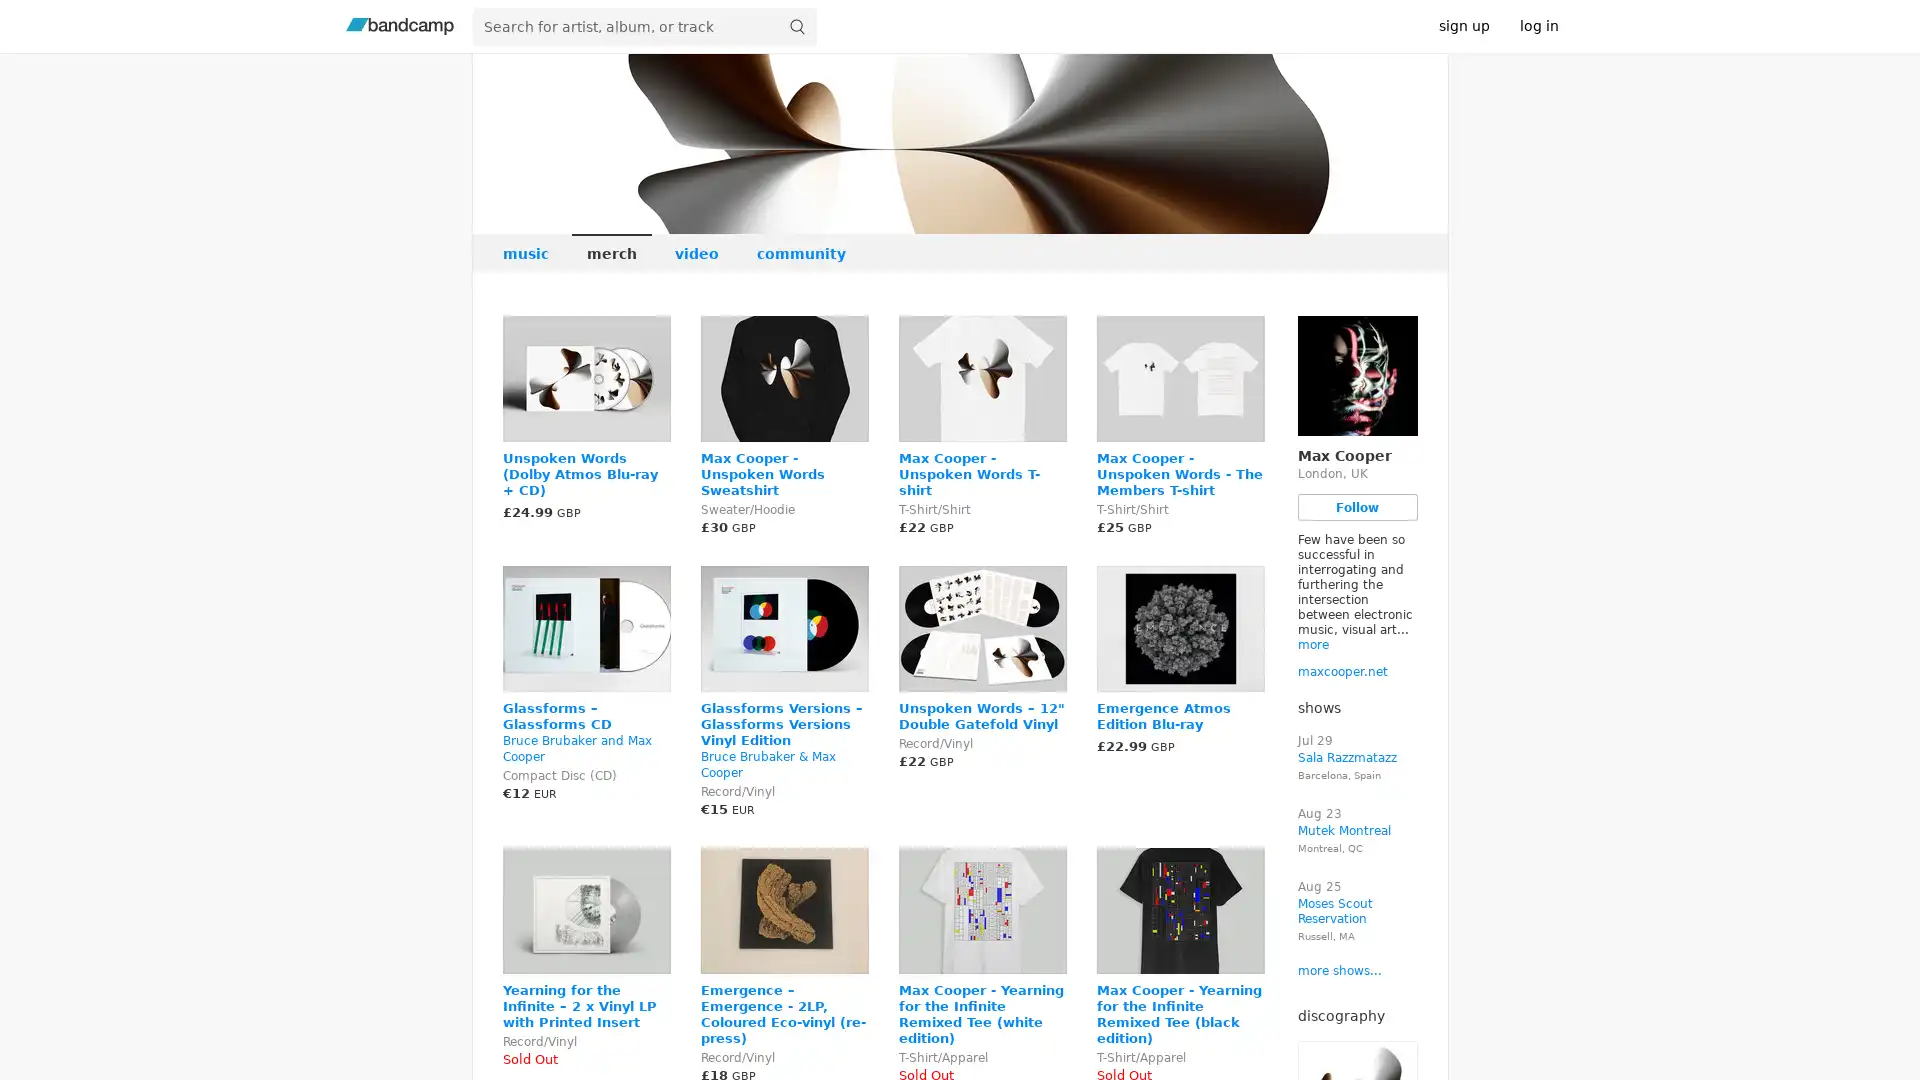 The height and width of the screenshot is (1080, 1920). Describe the element at coordinates (795, 26) in the screenshot. I see `submit for full search page` at that location.